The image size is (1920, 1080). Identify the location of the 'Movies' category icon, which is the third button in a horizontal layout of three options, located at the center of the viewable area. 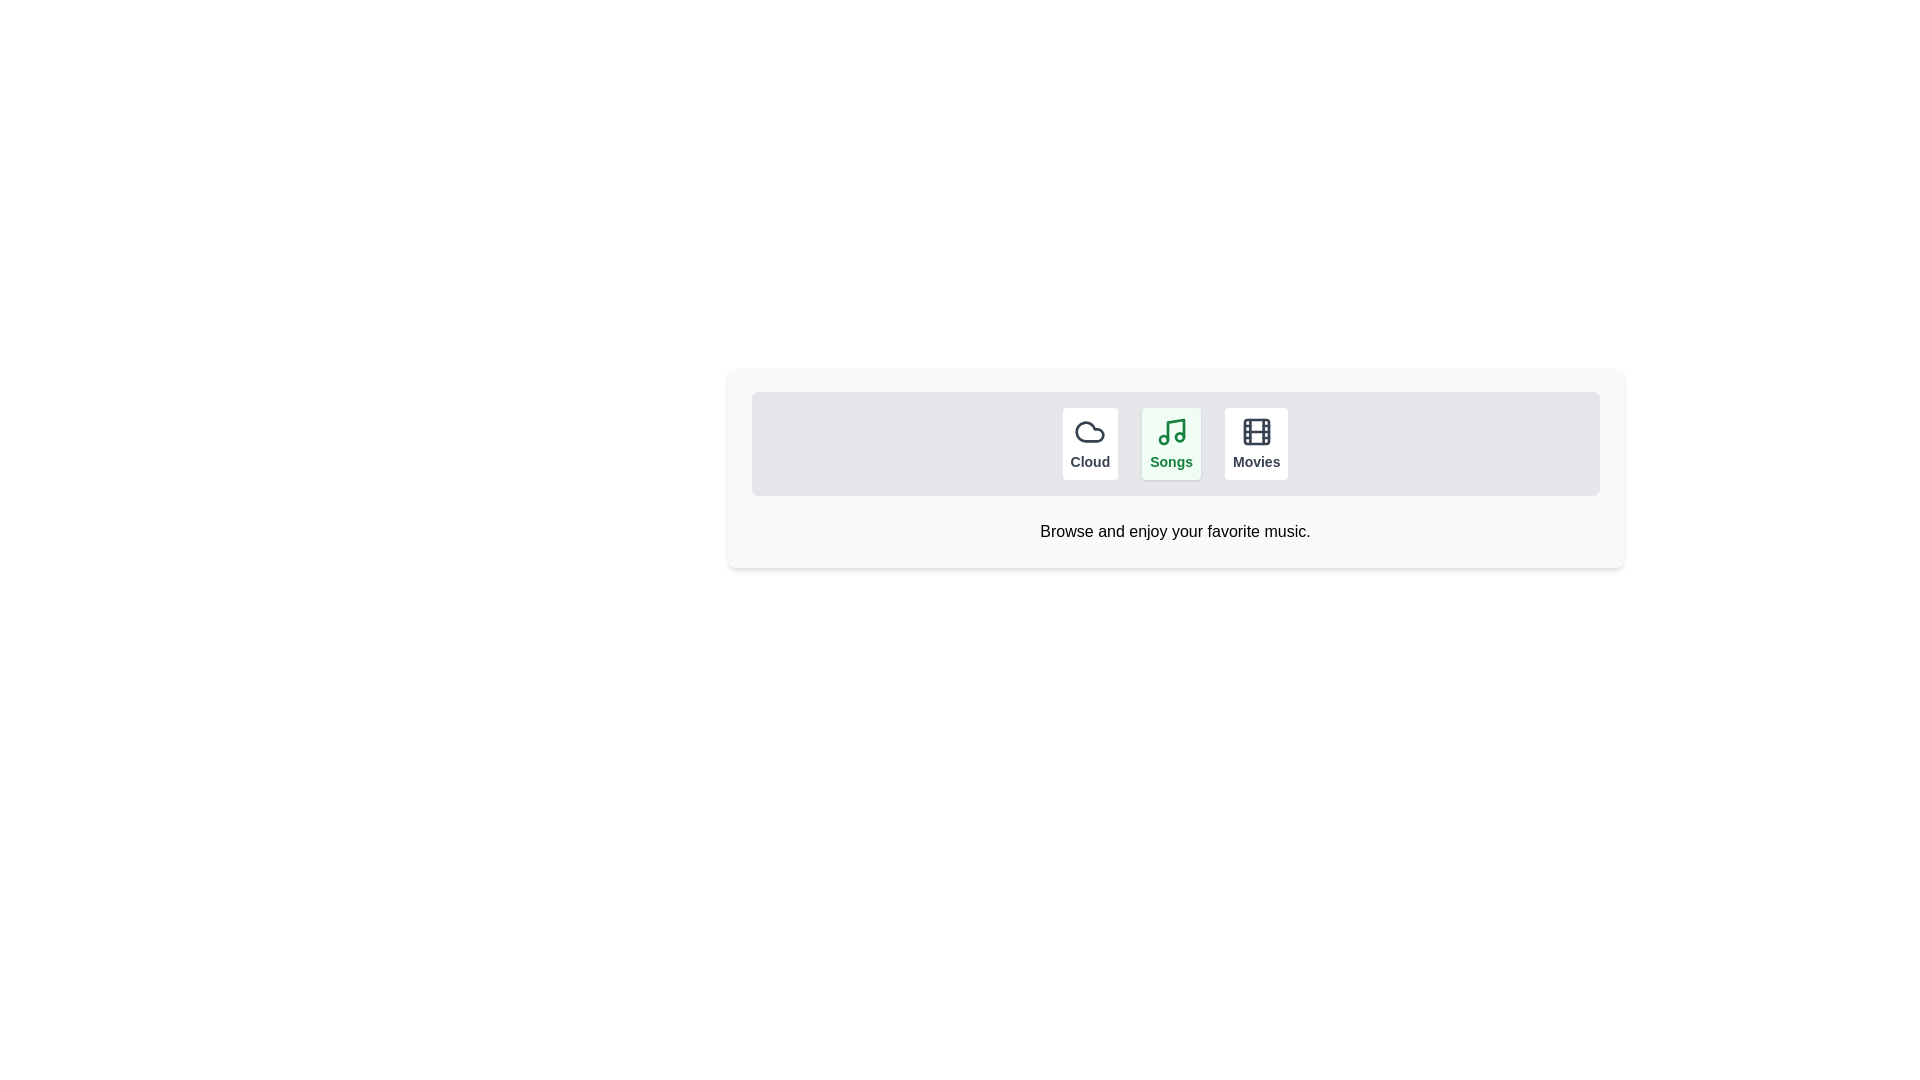
(1255, 431).